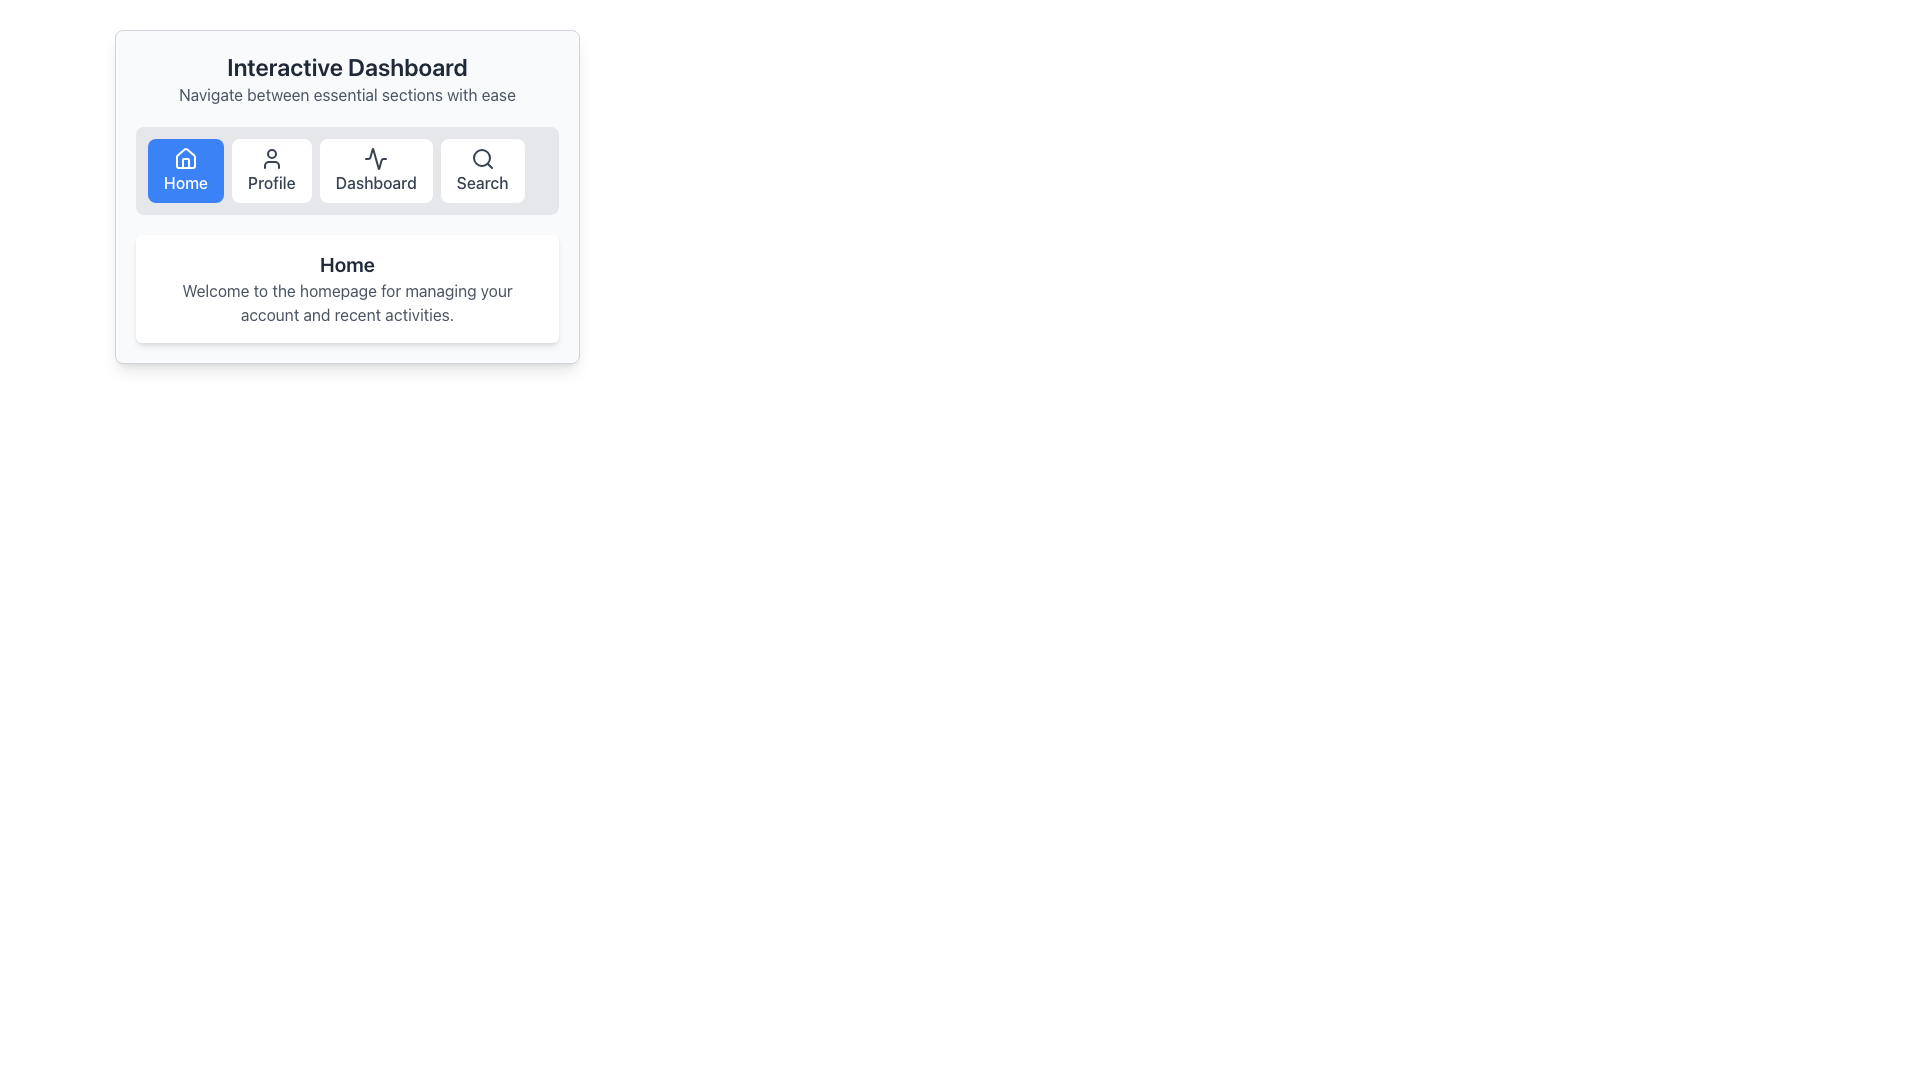 This screenshot has height=1080, width=1920. I want to click on the house icon, so click(186, 157).